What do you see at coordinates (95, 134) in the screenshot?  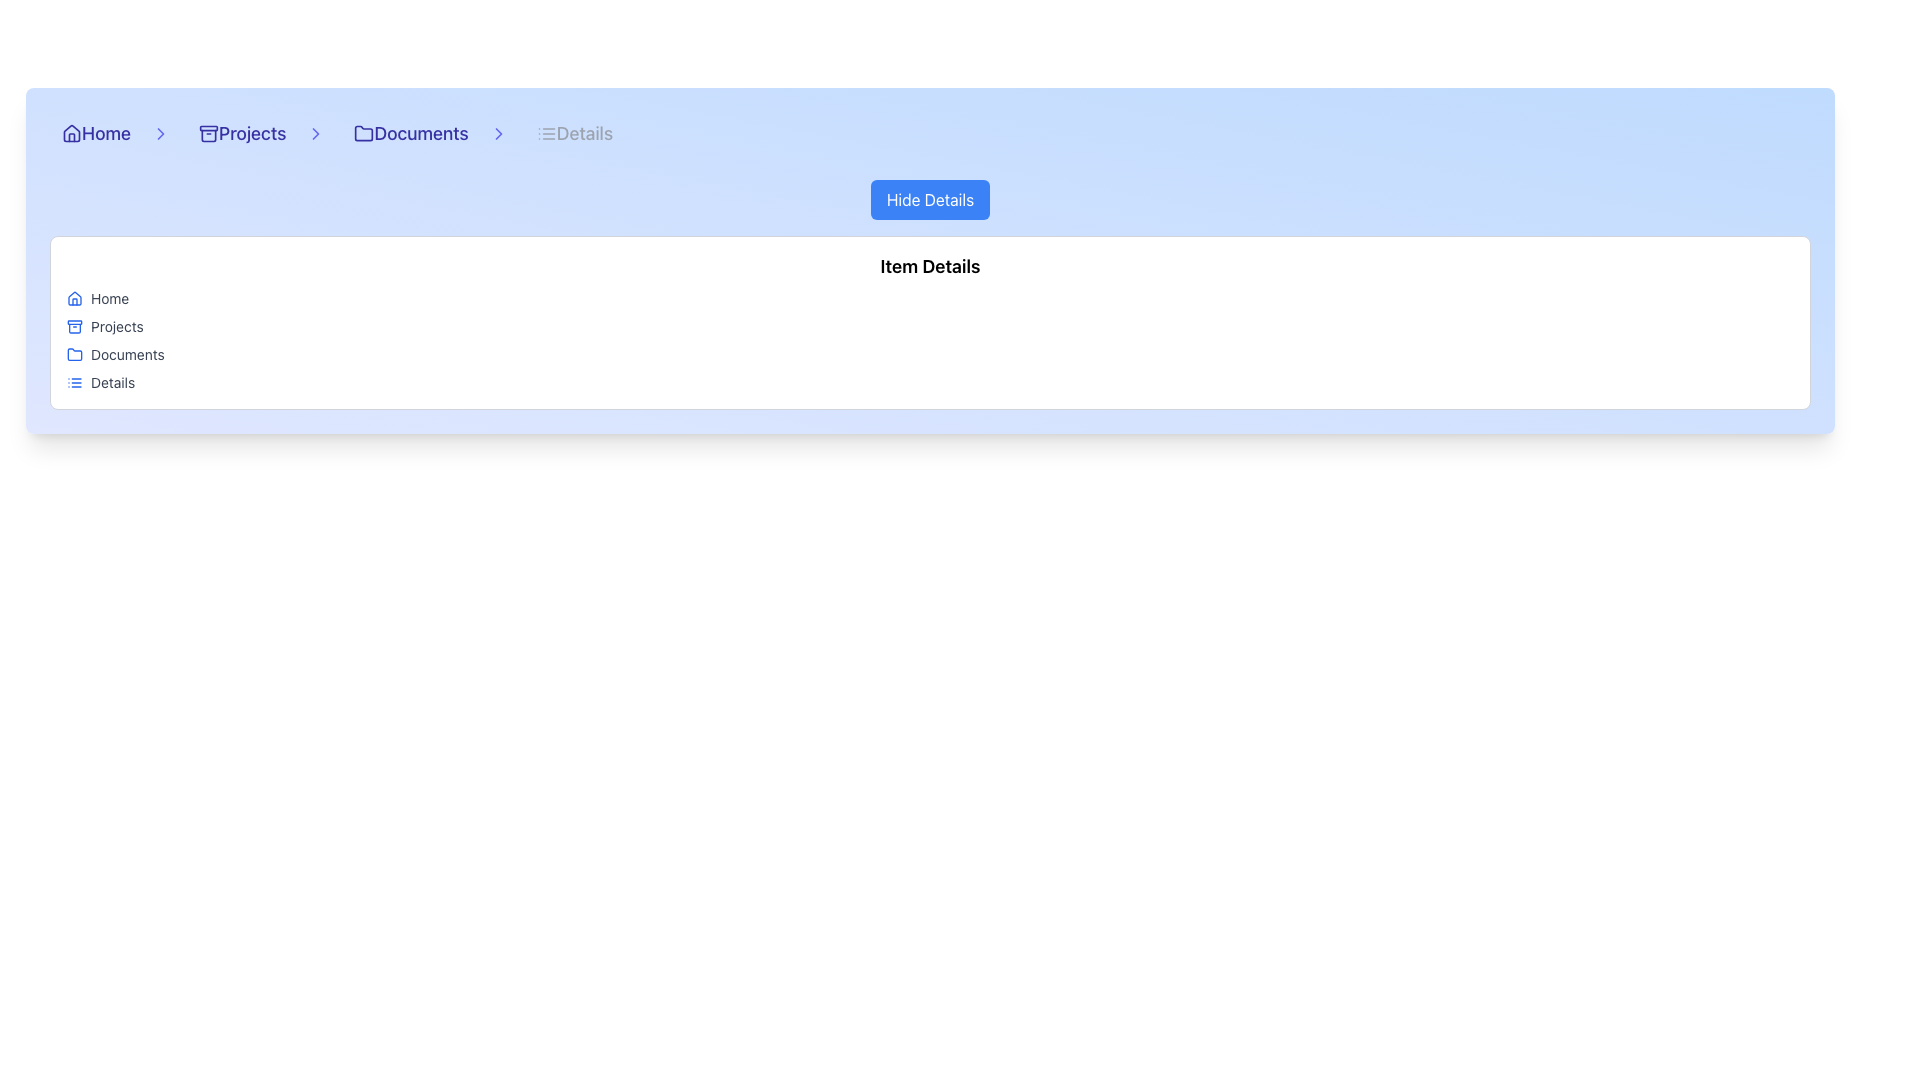 I see `the 'Home' navigation link located at the top left of the navigation area` at bounding box center [95, 134].